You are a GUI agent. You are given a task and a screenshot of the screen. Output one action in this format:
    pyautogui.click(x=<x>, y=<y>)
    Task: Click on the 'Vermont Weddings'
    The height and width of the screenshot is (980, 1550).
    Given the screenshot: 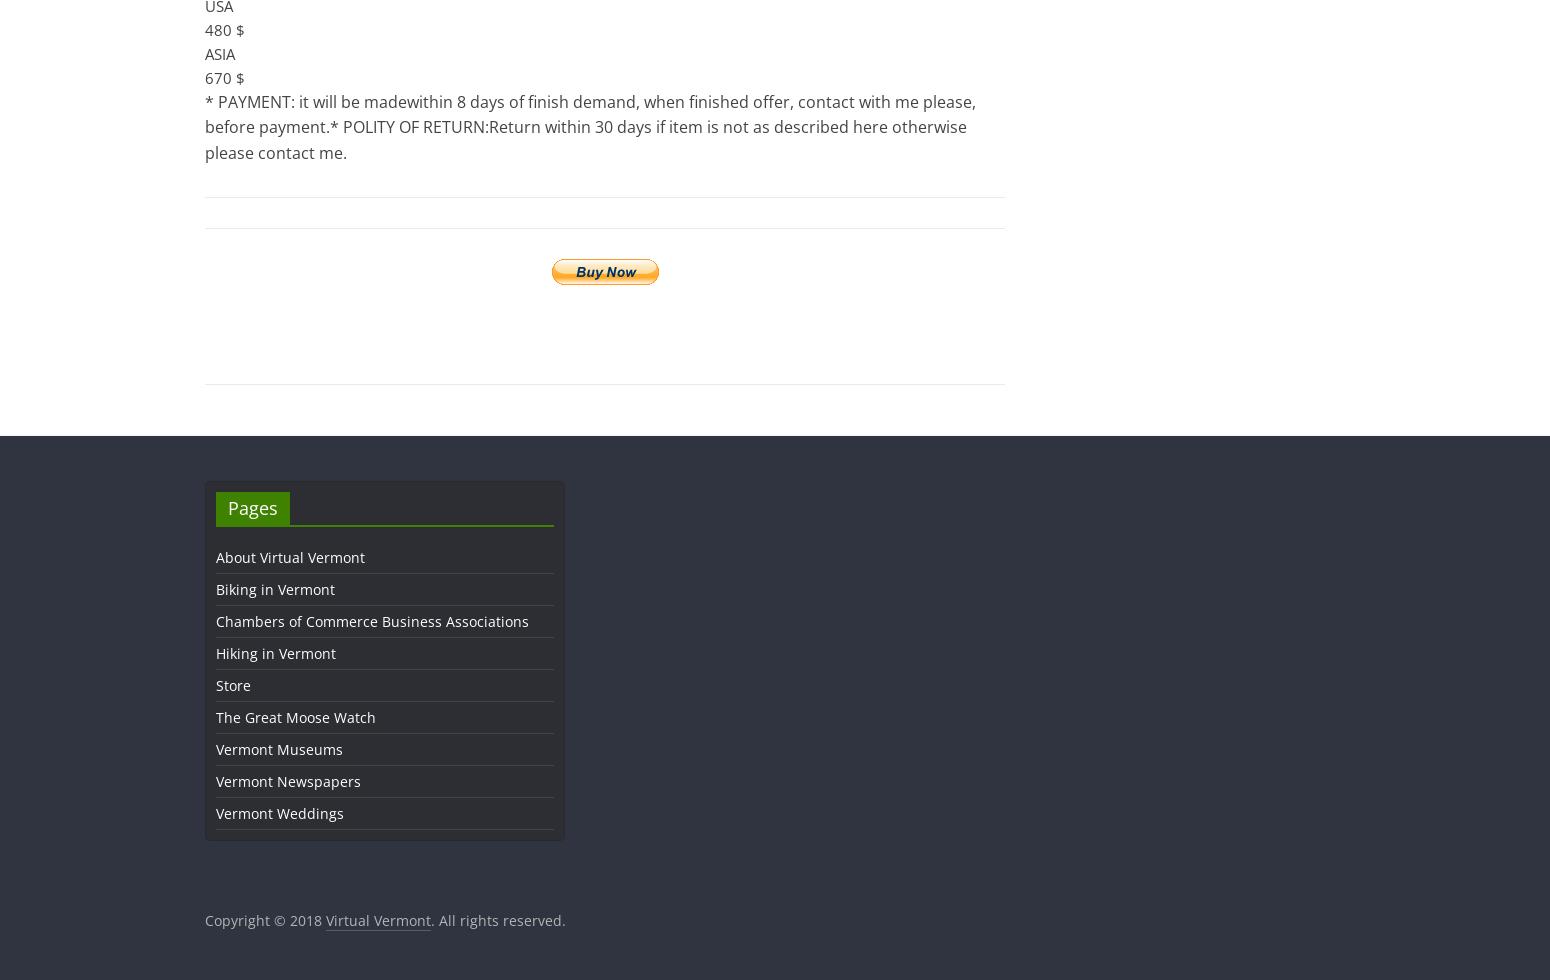 What is the action you would take?
    pyautogui.click(x=215, y=813)
    